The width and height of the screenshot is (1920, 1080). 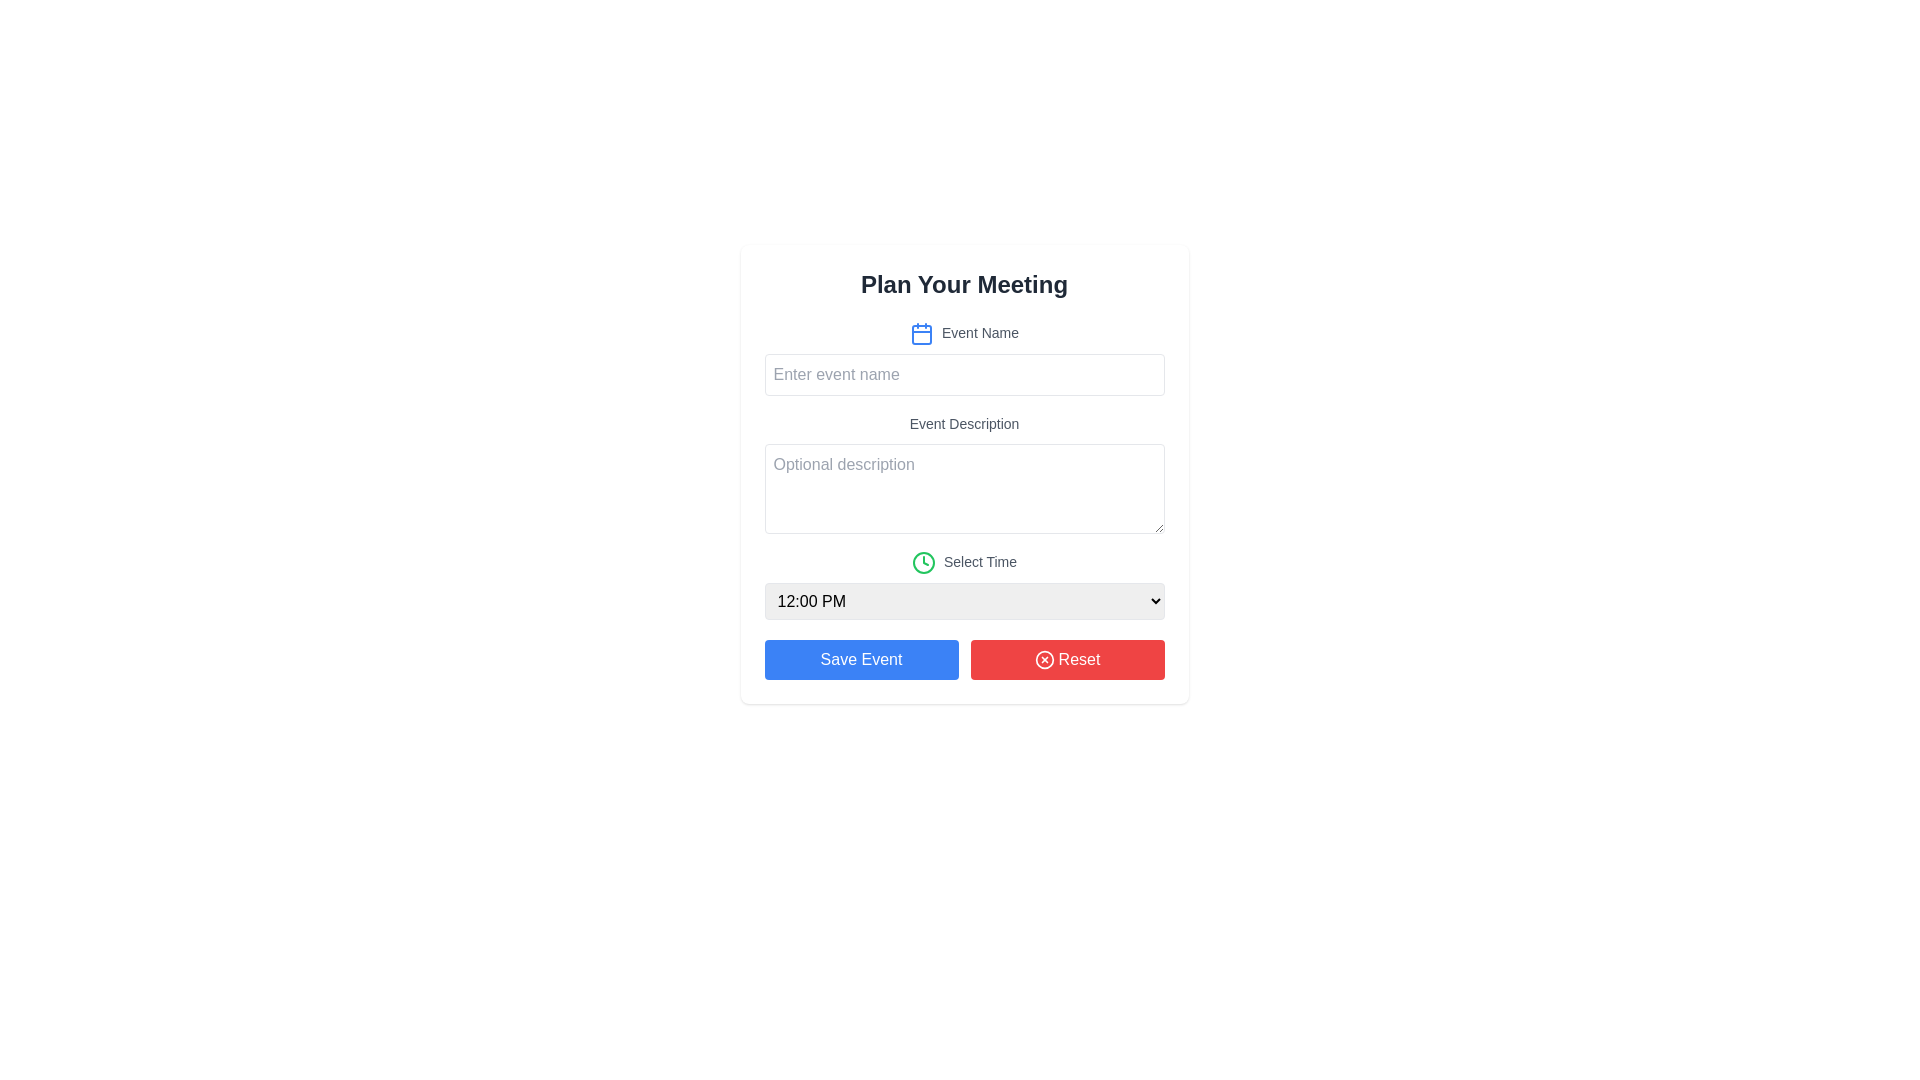 I want to click on the text label that displays 'Event Name', which is styled with small gray font and positioned beside a calendar icon in the 'Plan Your Meeting' form, so click(x=980, y=331).